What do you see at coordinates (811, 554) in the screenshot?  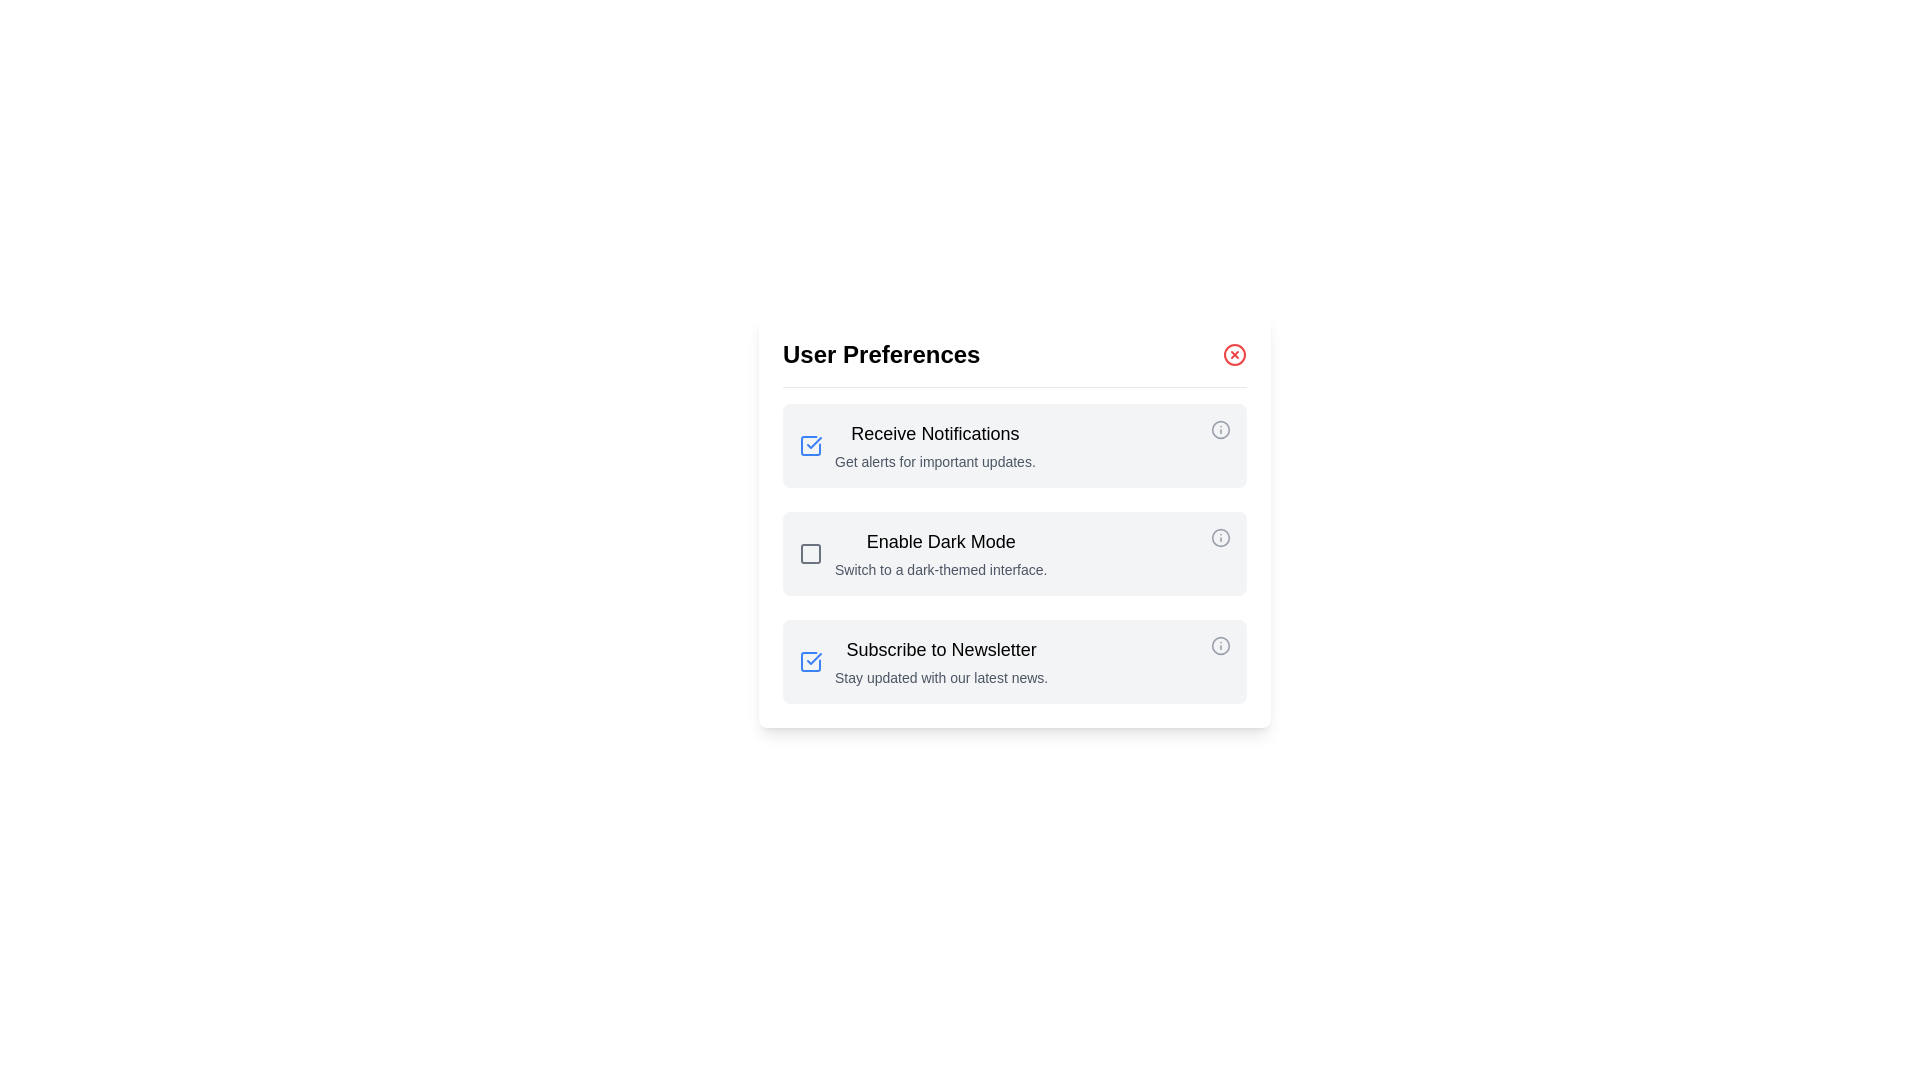 I see `the checkbox for 'Enable Dark Mode' located in the second row of 'User Preferences'` at bounding box center [811, 554].